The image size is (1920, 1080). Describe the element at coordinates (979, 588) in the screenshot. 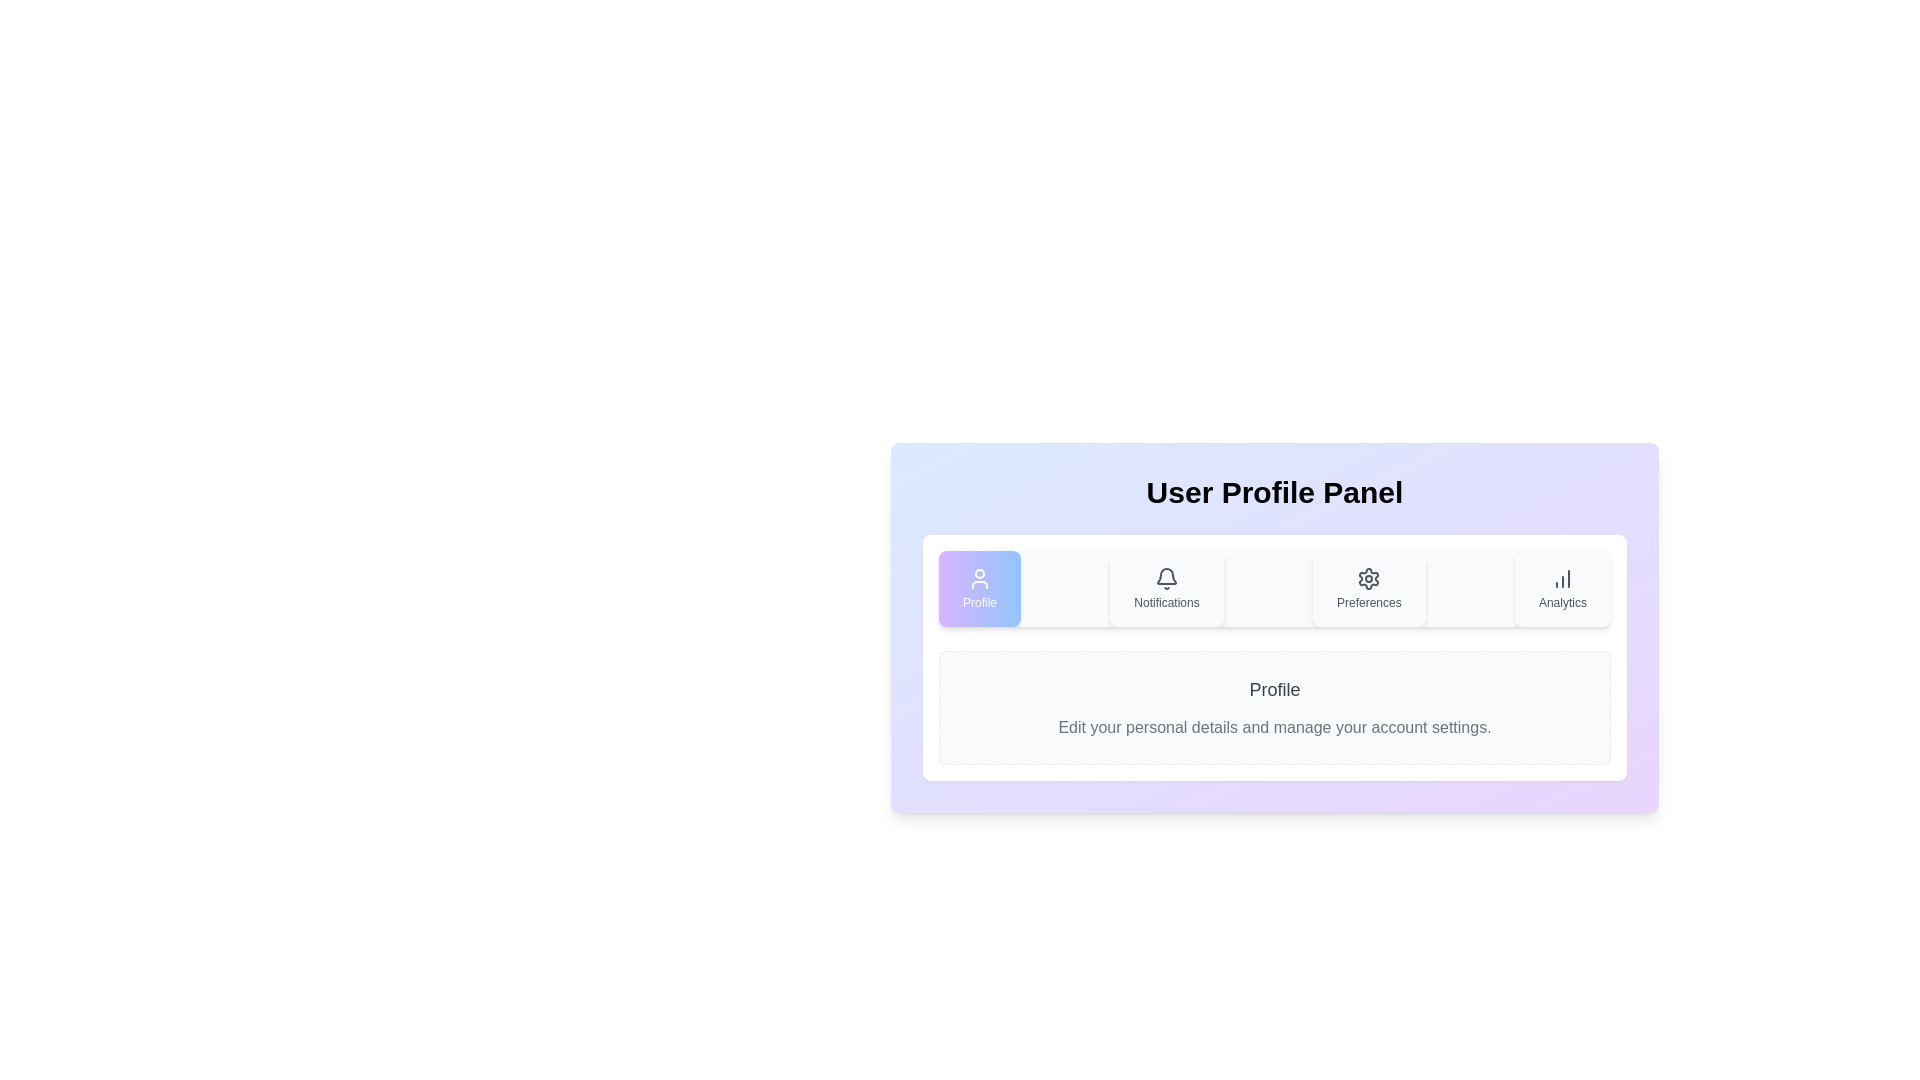

I see `the tab labeled Profile to preview its interactive effect` at that location.